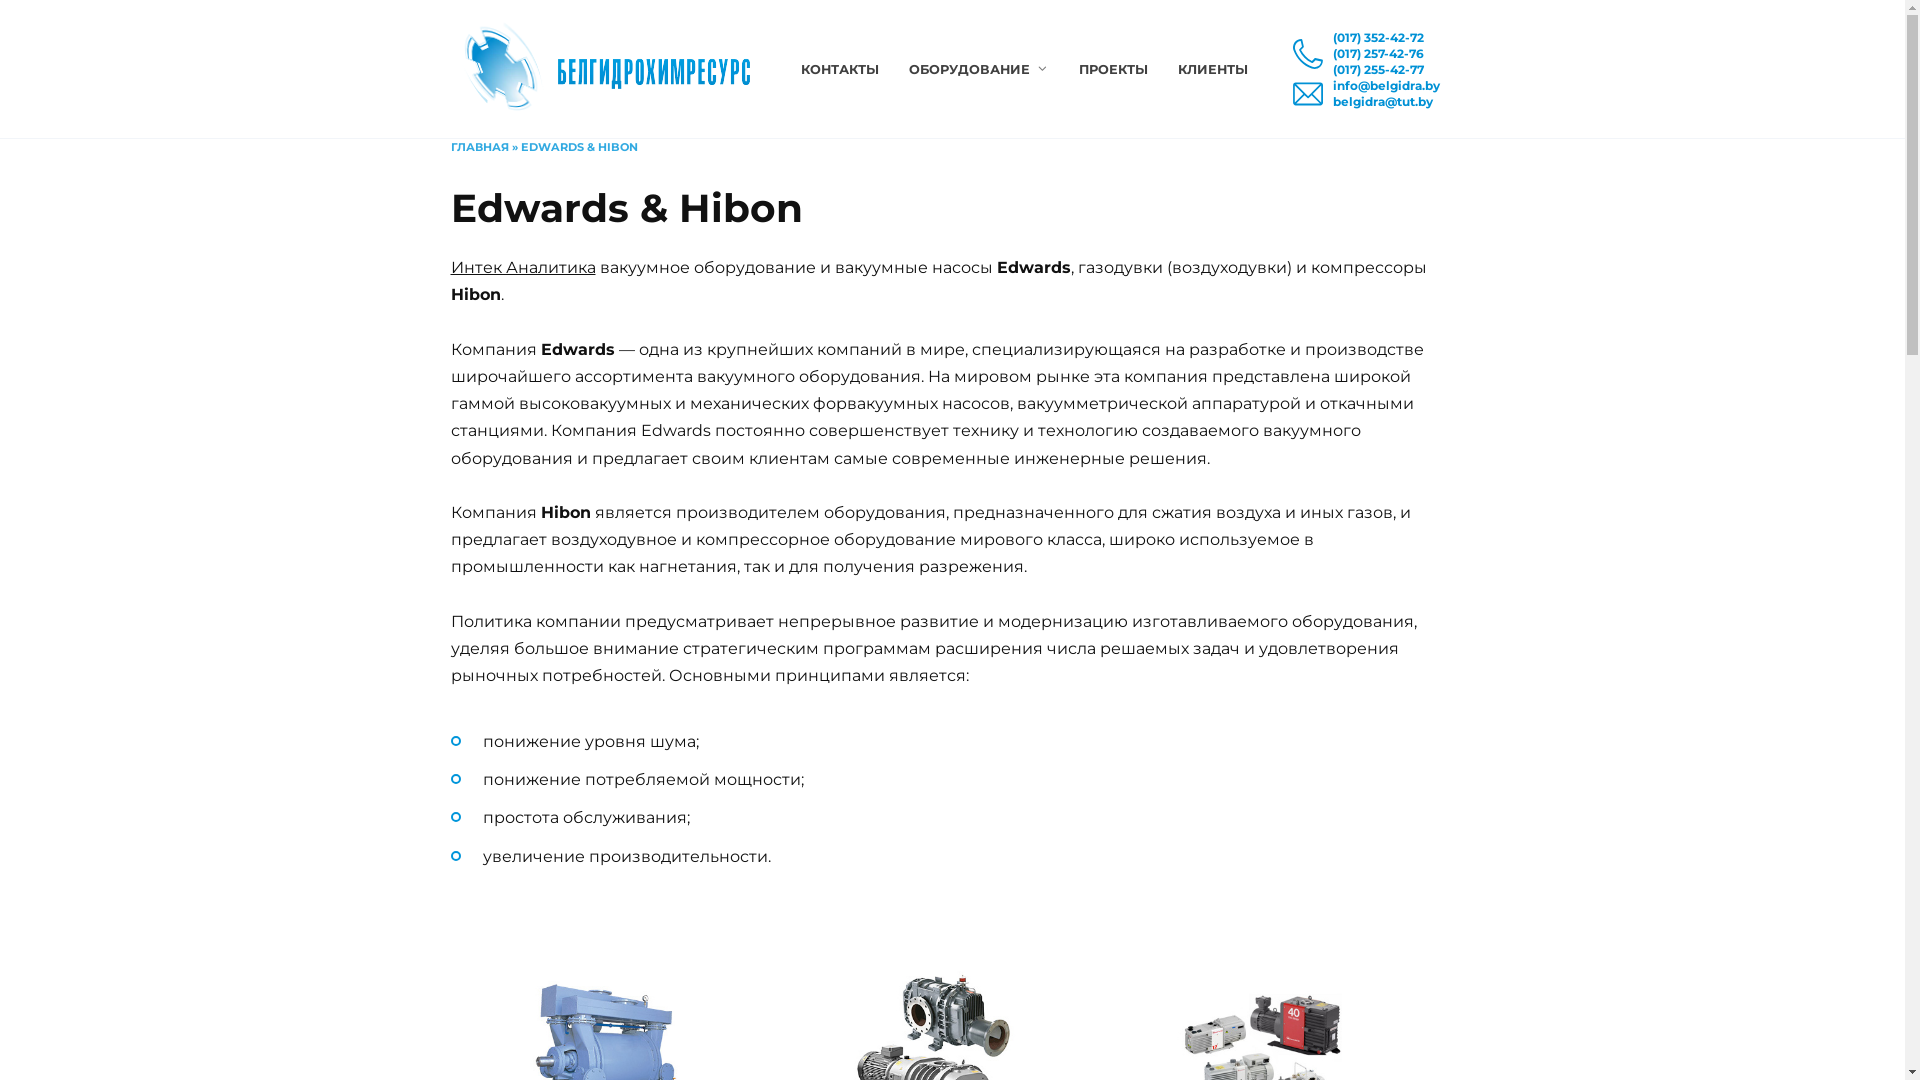  What do you see at coordinates (1376, 38) in the screenshot?
I see `'(017) 352-42-72'` at bounding box center [1376, 38].